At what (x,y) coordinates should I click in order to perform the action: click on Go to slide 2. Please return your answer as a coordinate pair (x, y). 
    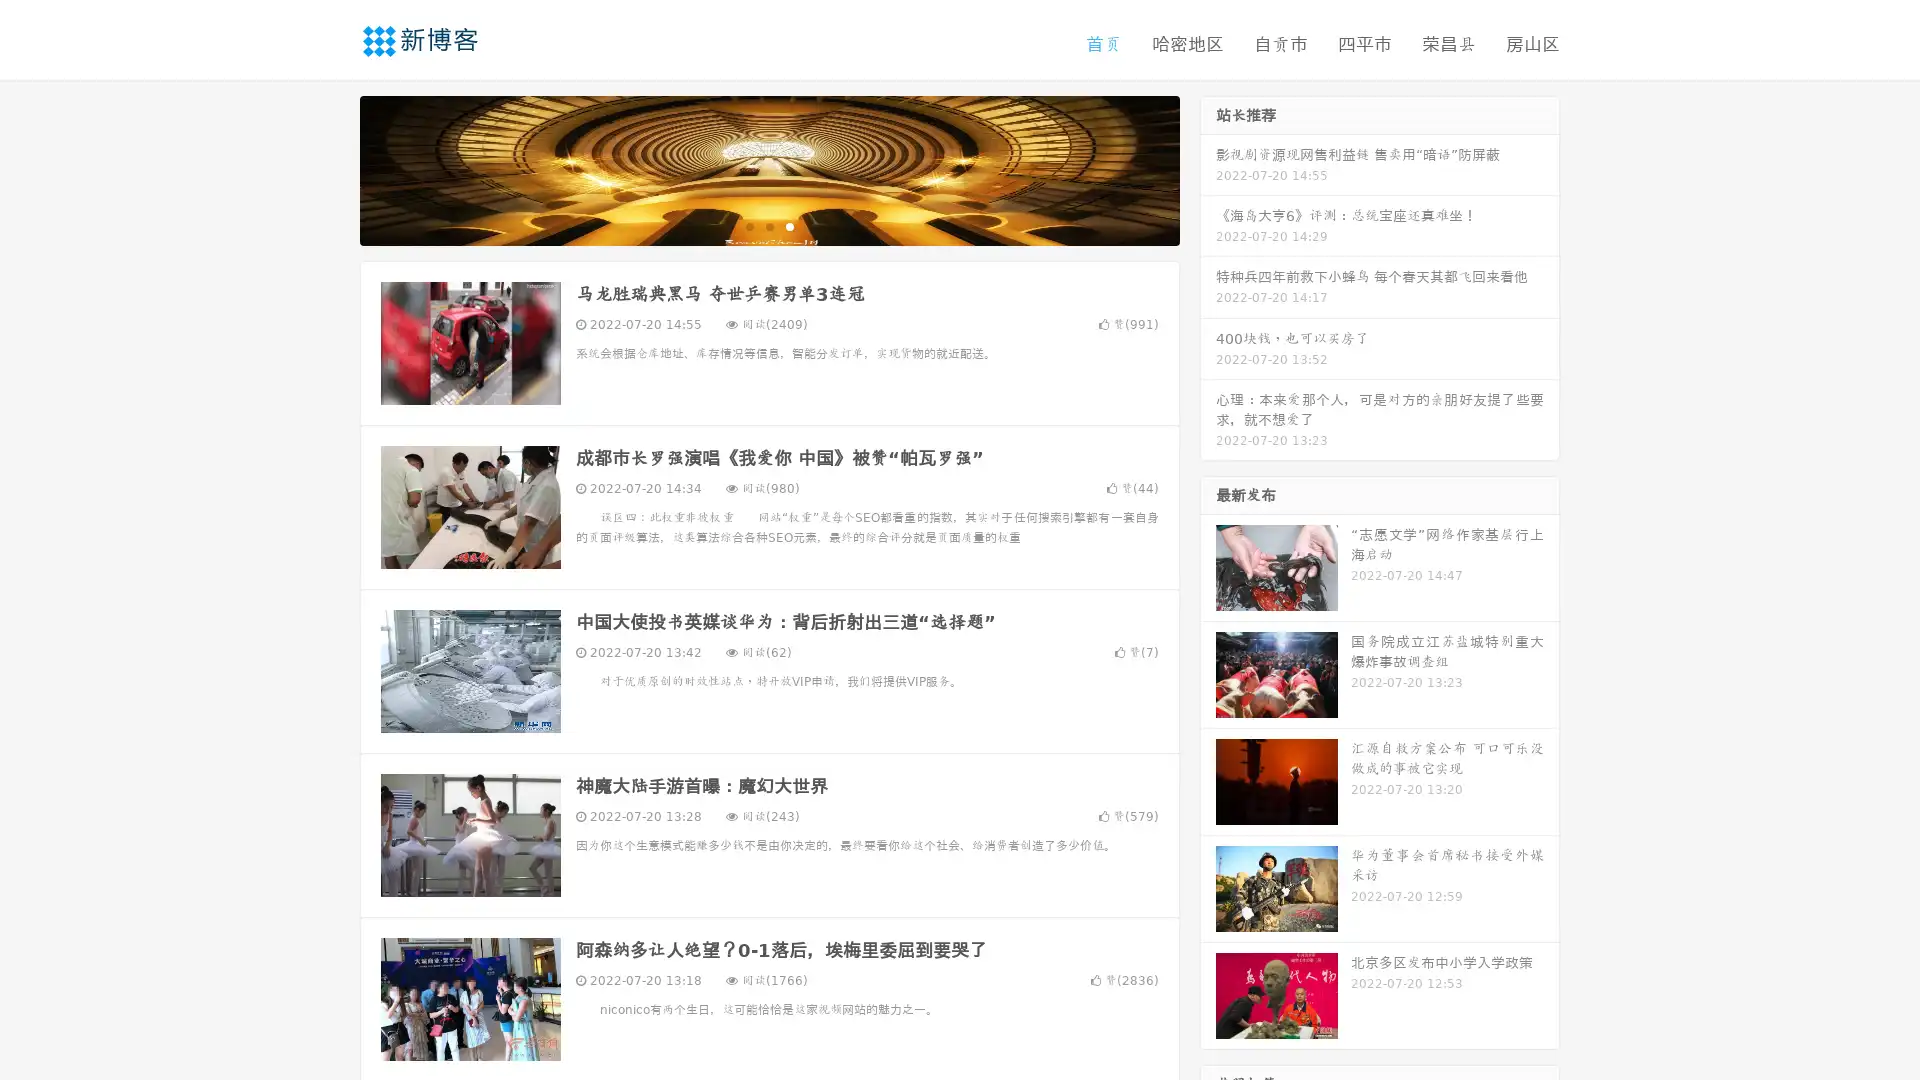
    Looking at the image, I should click on (768, 225).